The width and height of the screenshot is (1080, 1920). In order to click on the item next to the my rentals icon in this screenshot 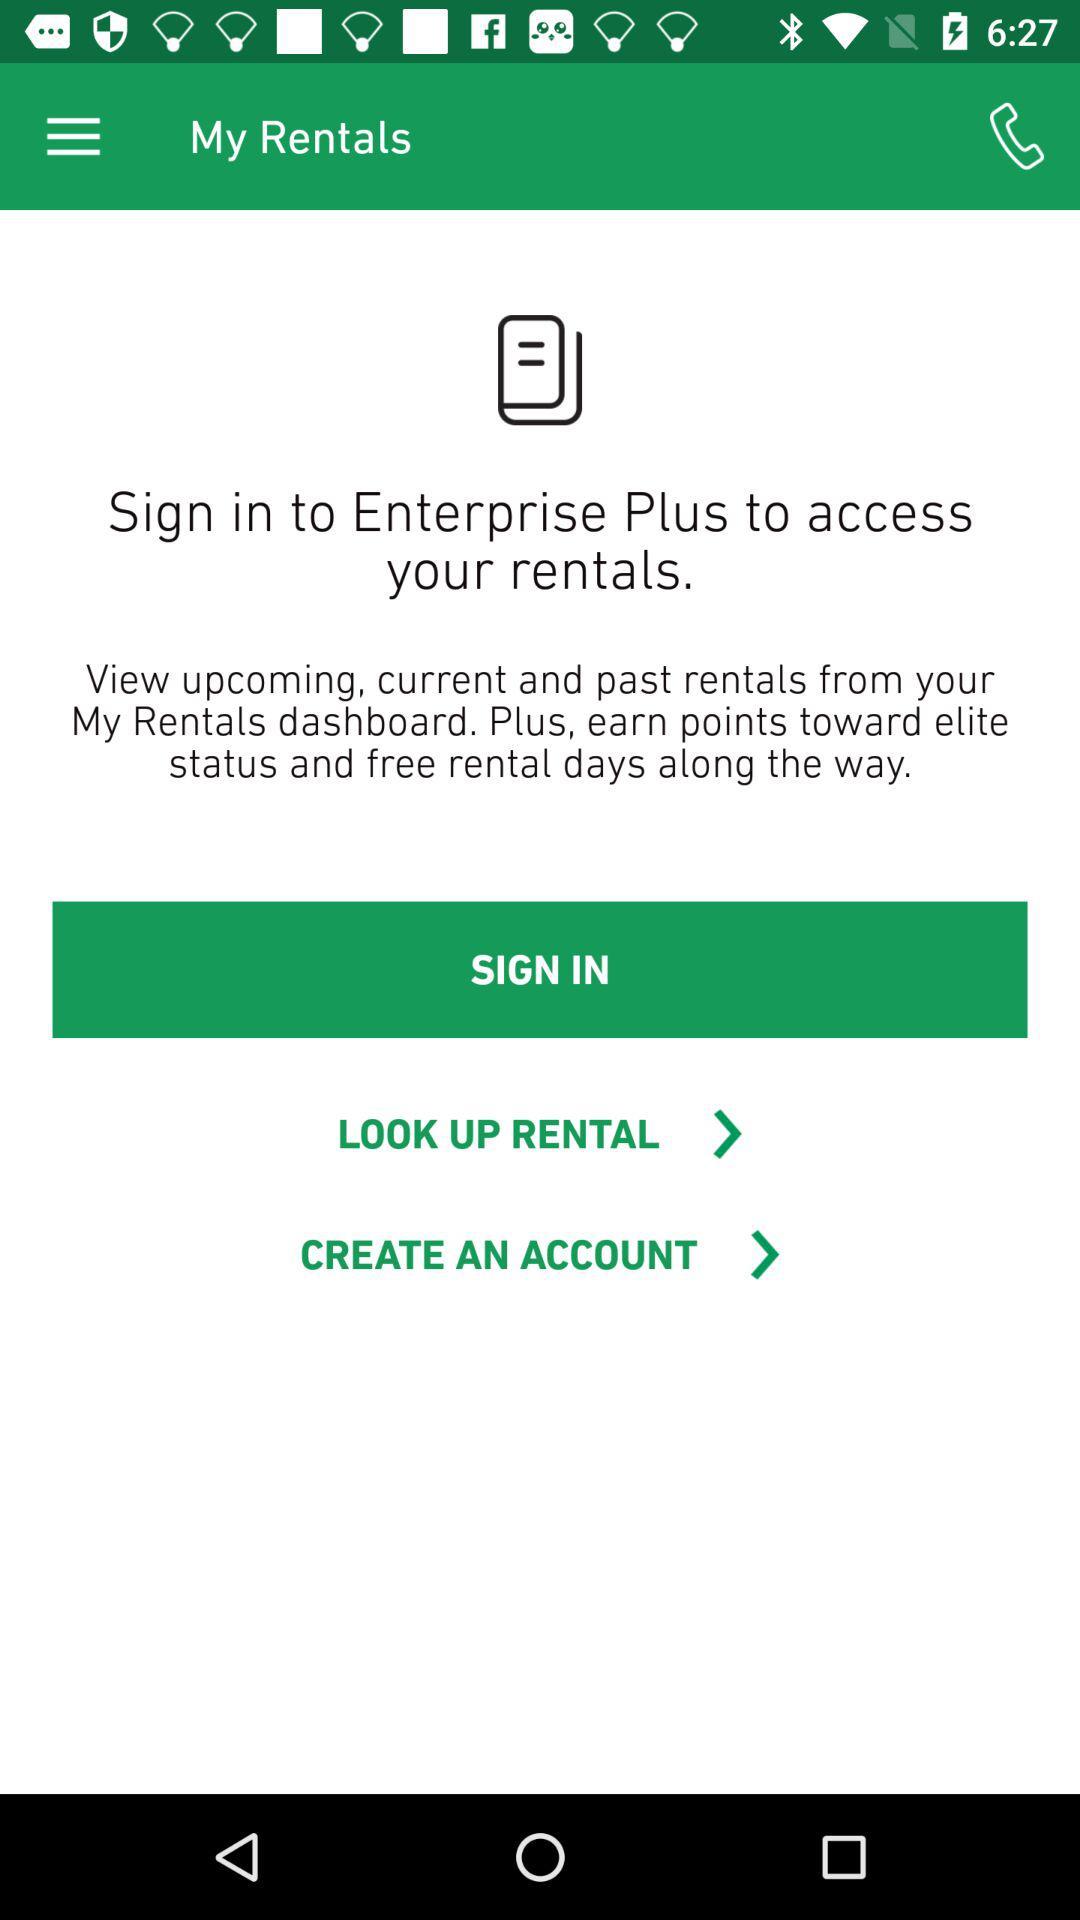, I will do `click(72, 135)`.